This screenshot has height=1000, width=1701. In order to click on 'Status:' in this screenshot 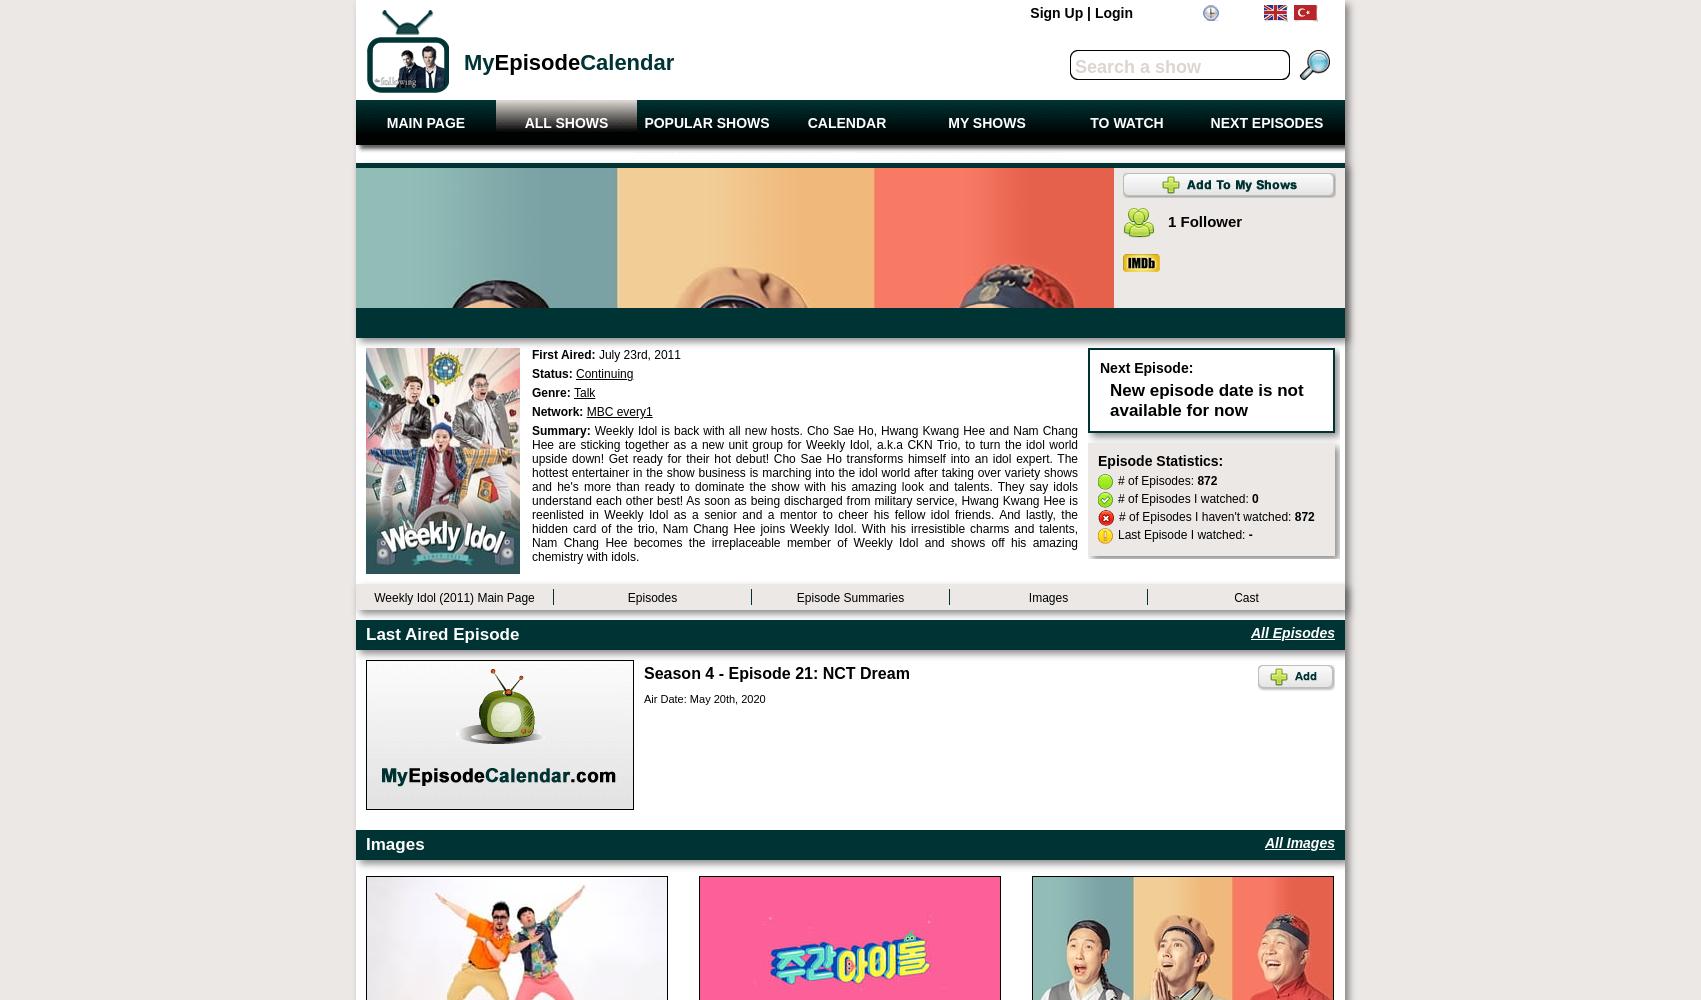, I will do `click(554, 373)`.